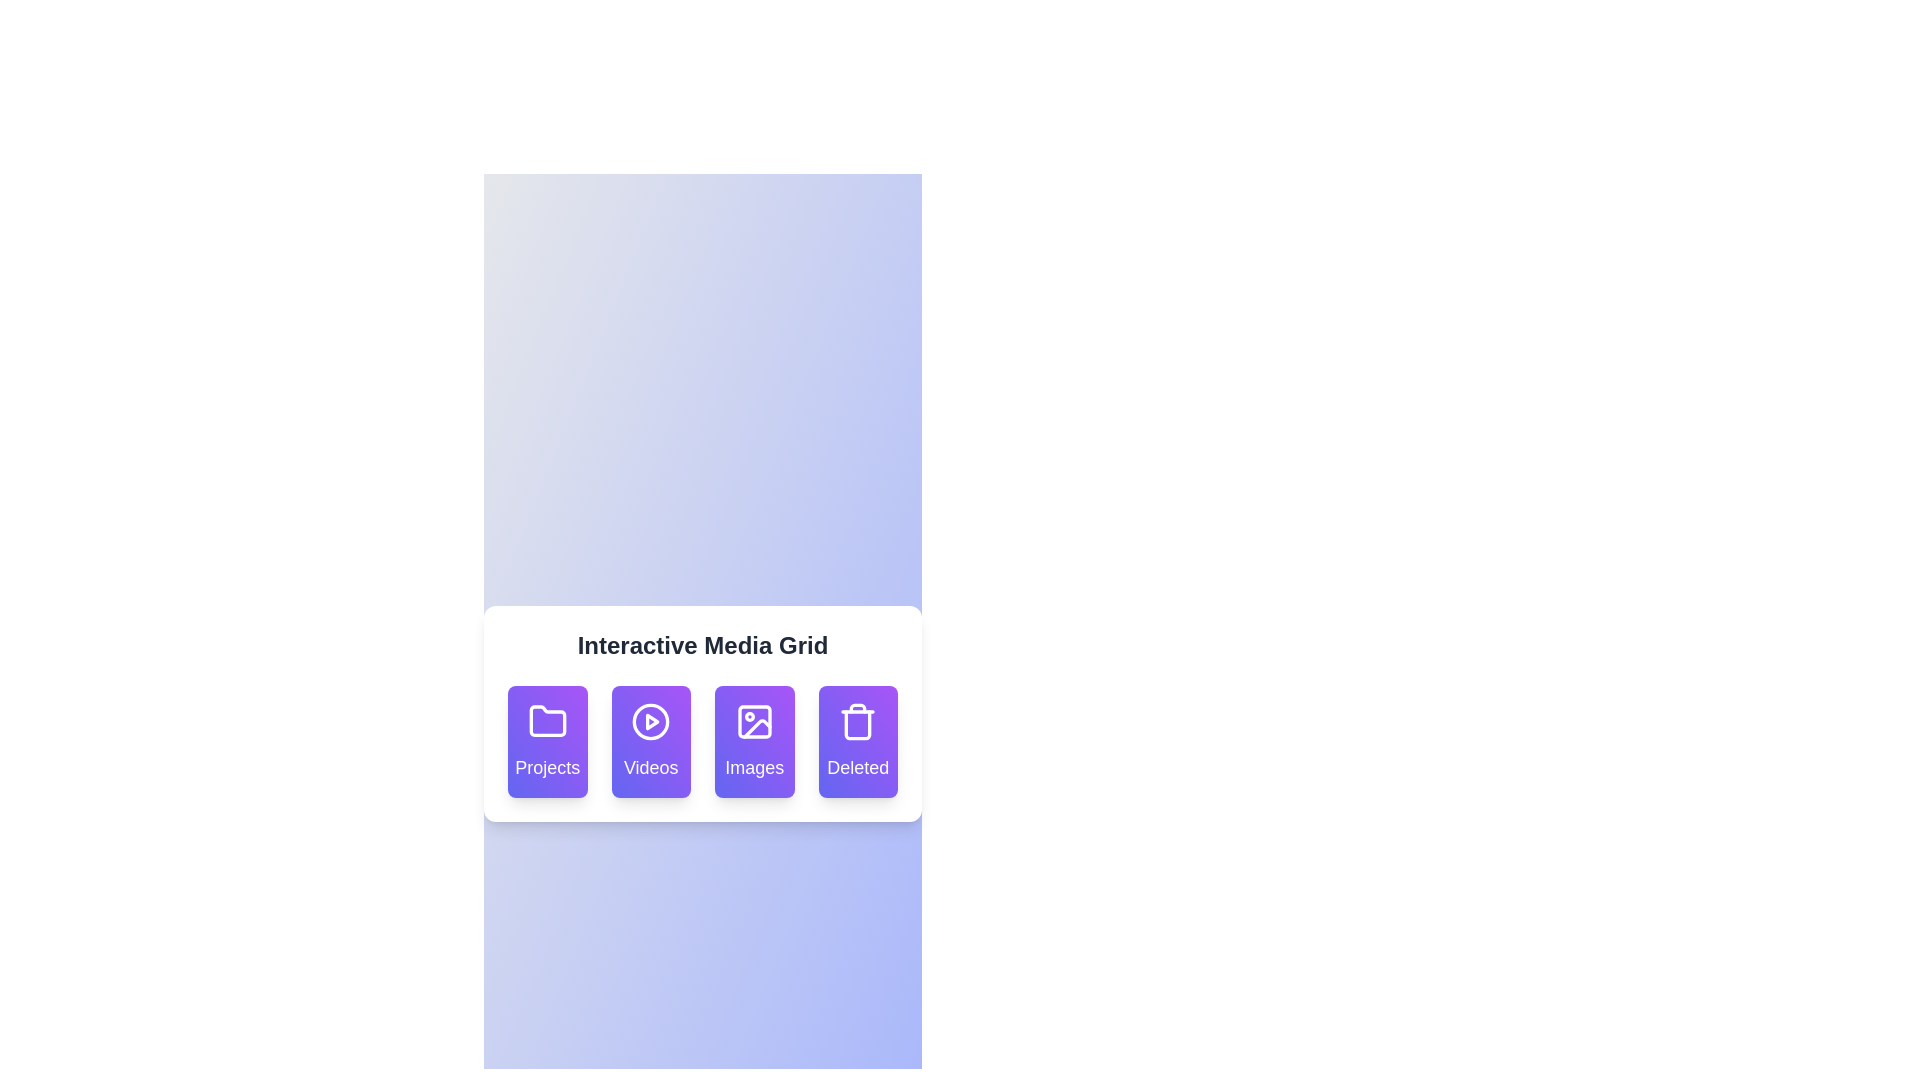 The image size is (1920, 1080). Describe the element at coordinates (547, 721) in the screenshot. I see `the folder icon with a gradient purple background located in the center of the 'Projects' card` at that location.